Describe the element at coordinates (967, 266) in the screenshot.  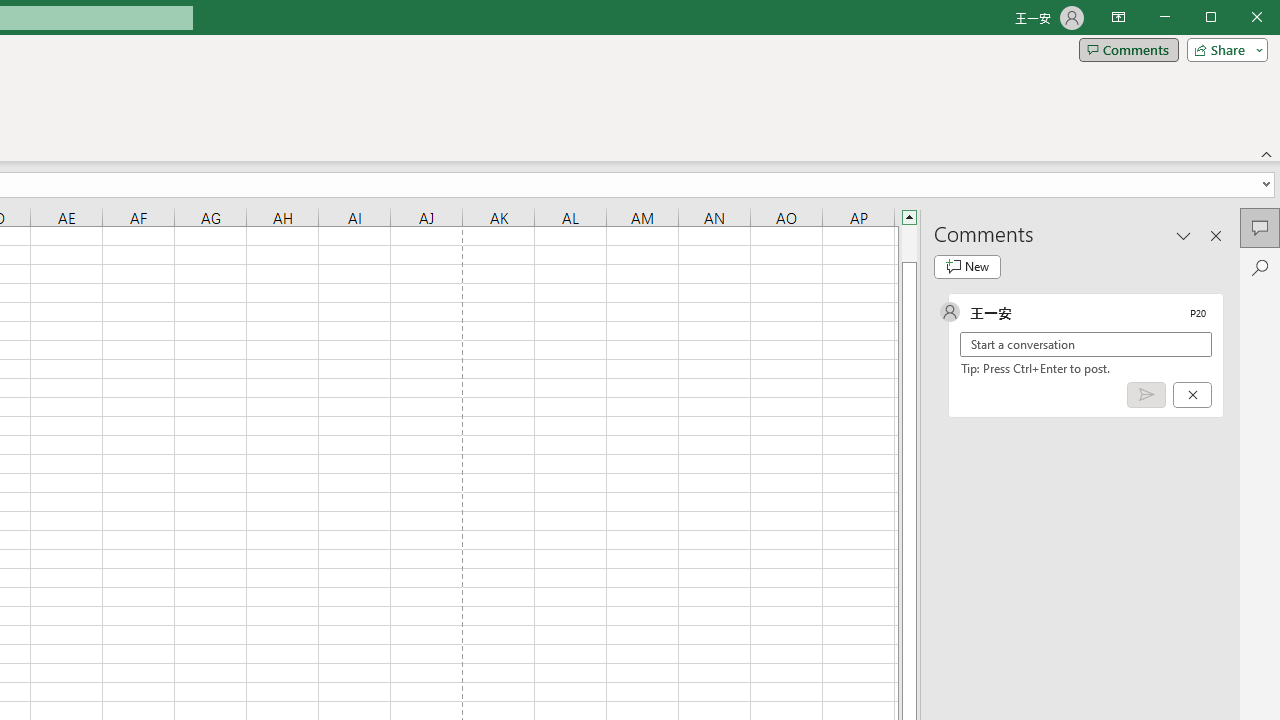
I see `'New comment'` at that location.